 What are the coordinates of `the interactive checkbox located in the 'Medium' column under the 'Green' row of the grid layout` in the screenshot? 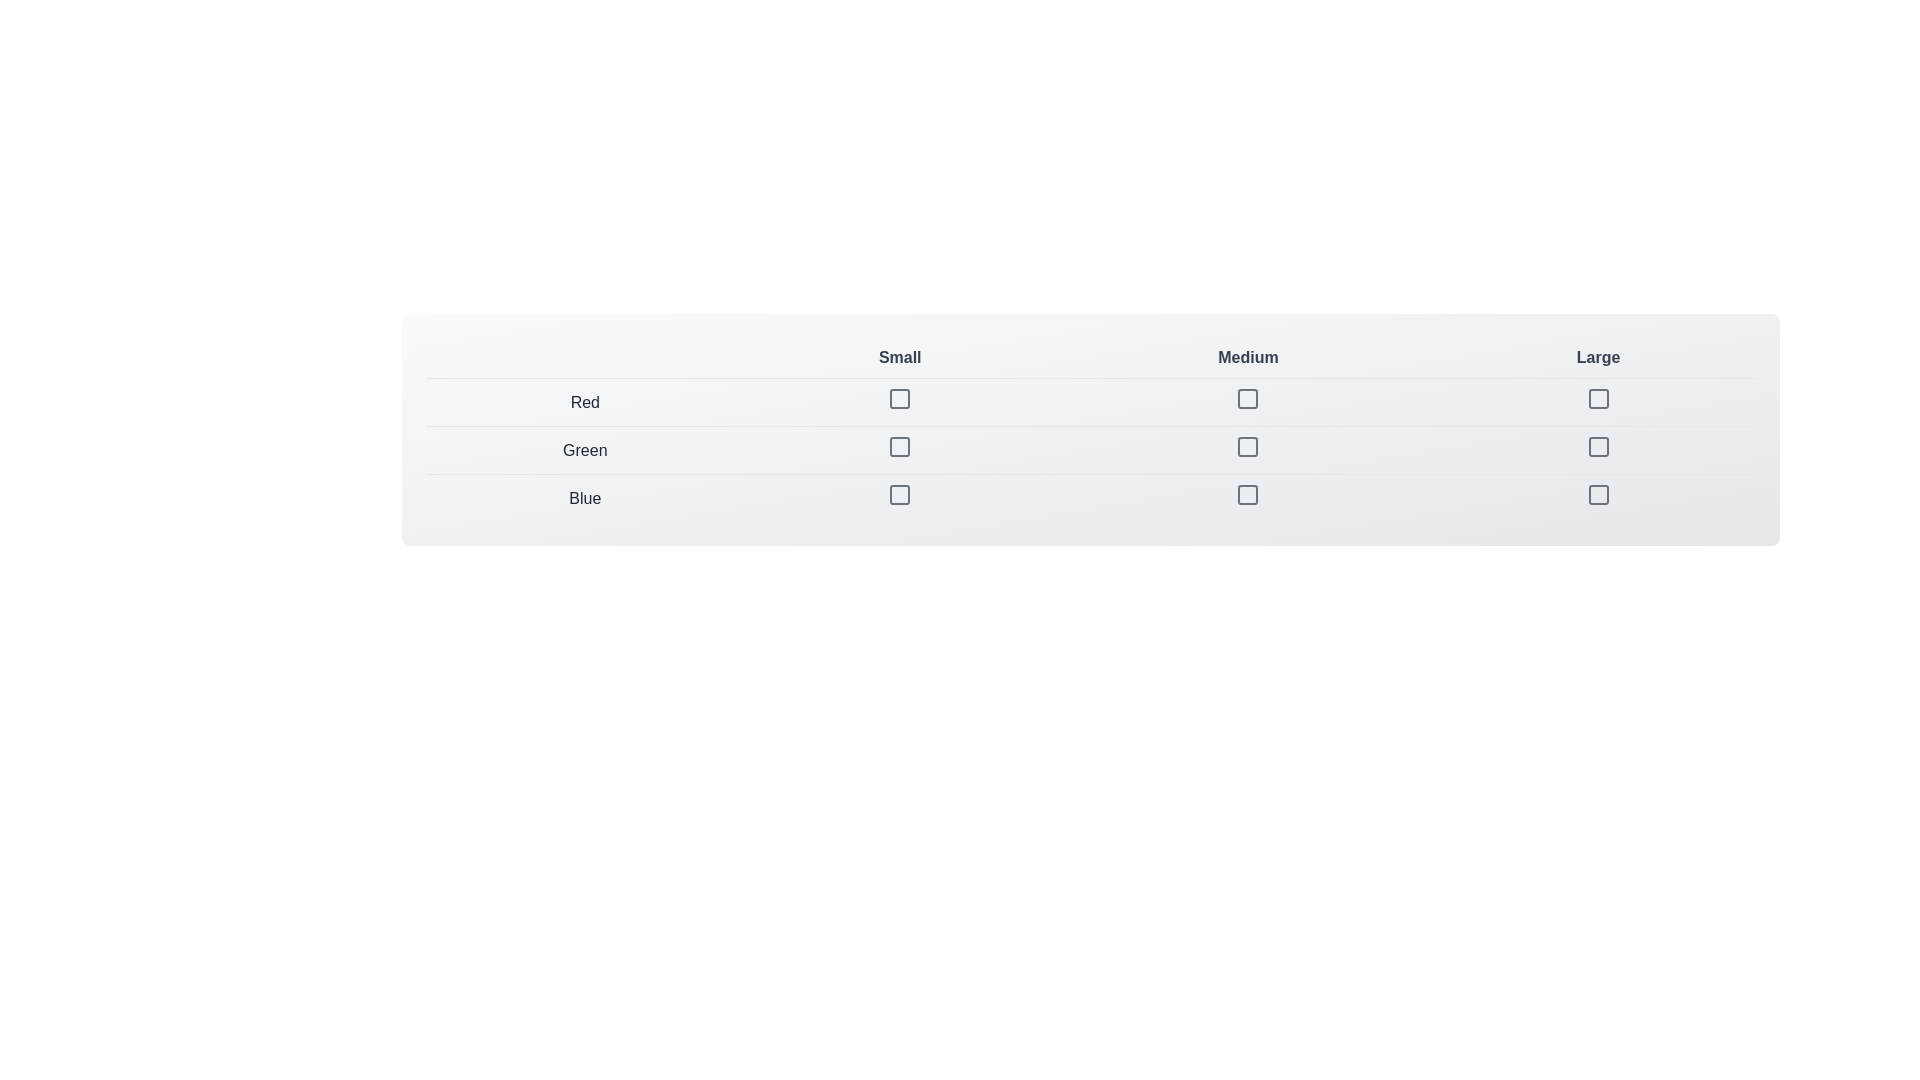 It's located at (1247, 446).